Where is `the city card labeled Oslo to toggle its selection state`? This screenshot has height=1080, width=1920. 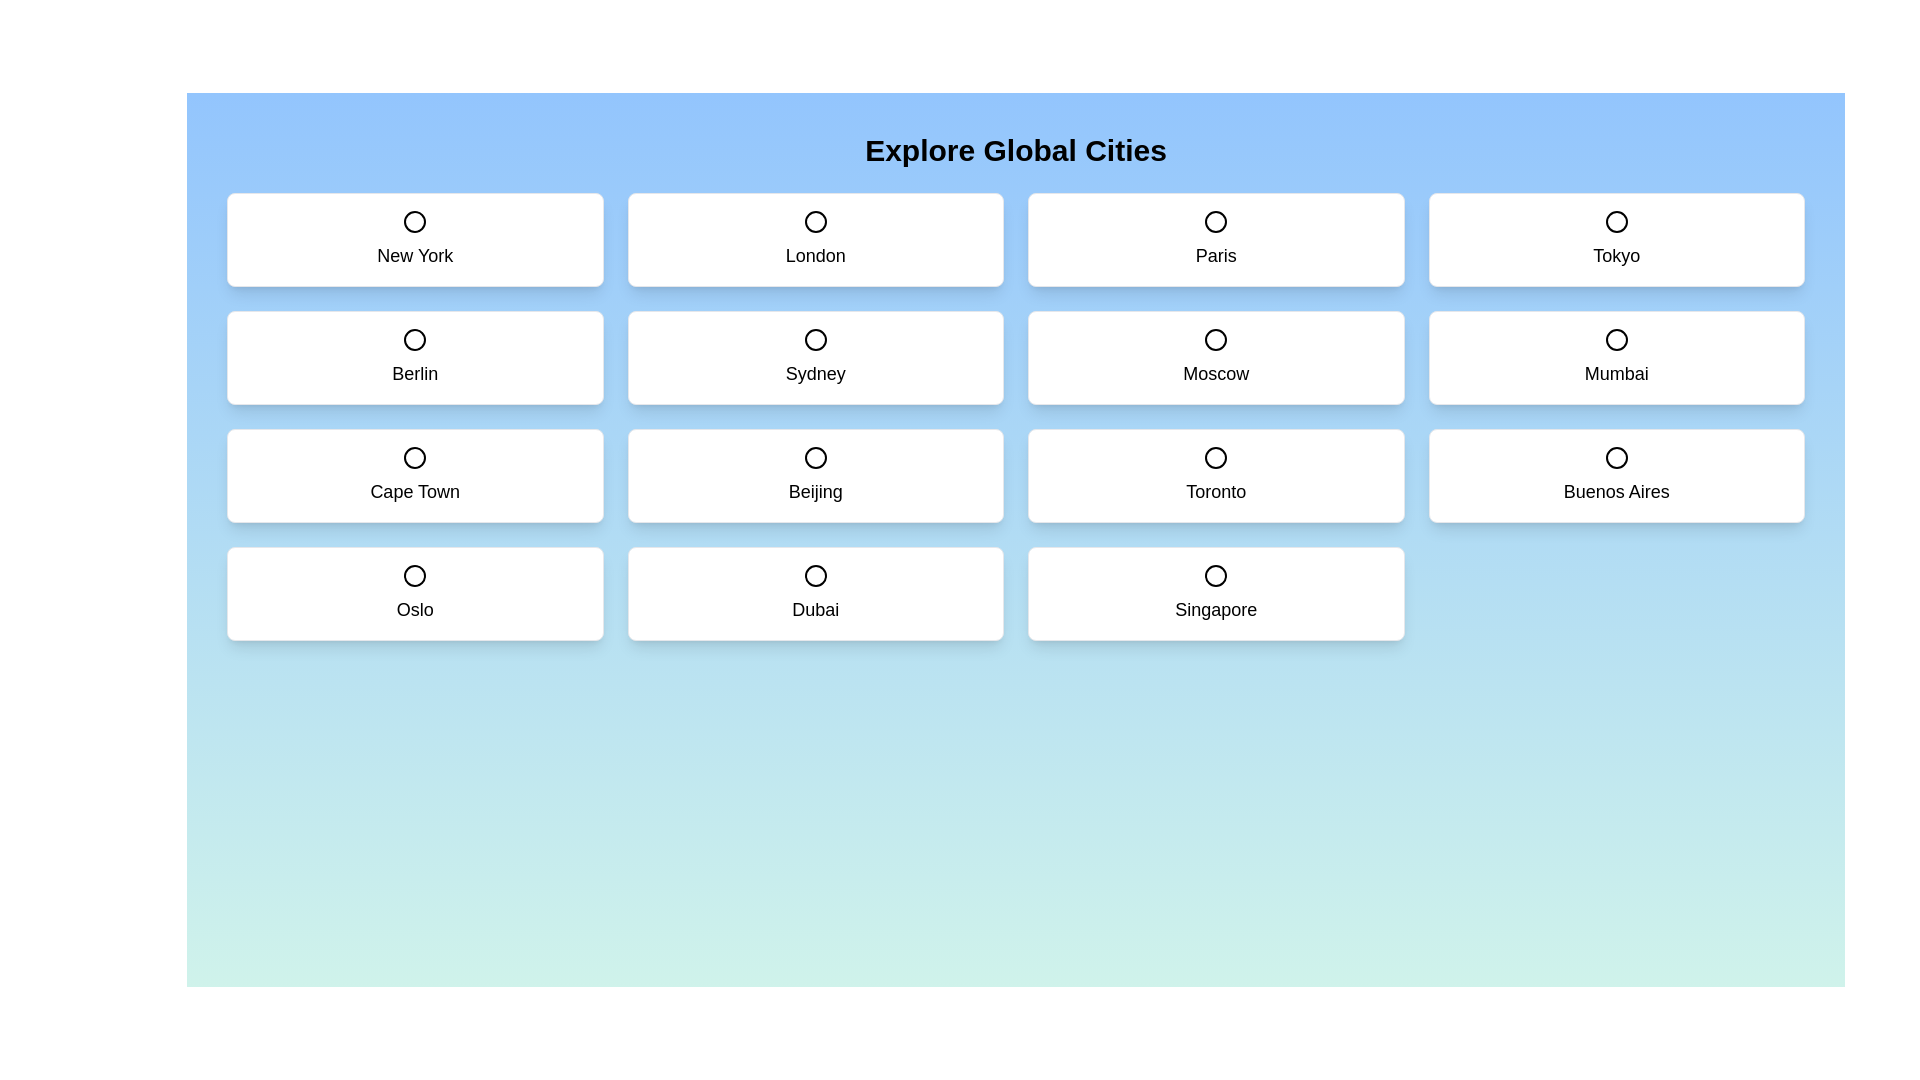
the city card labeled Oslo to toggle its selection state is located at coordinates (414, 593).